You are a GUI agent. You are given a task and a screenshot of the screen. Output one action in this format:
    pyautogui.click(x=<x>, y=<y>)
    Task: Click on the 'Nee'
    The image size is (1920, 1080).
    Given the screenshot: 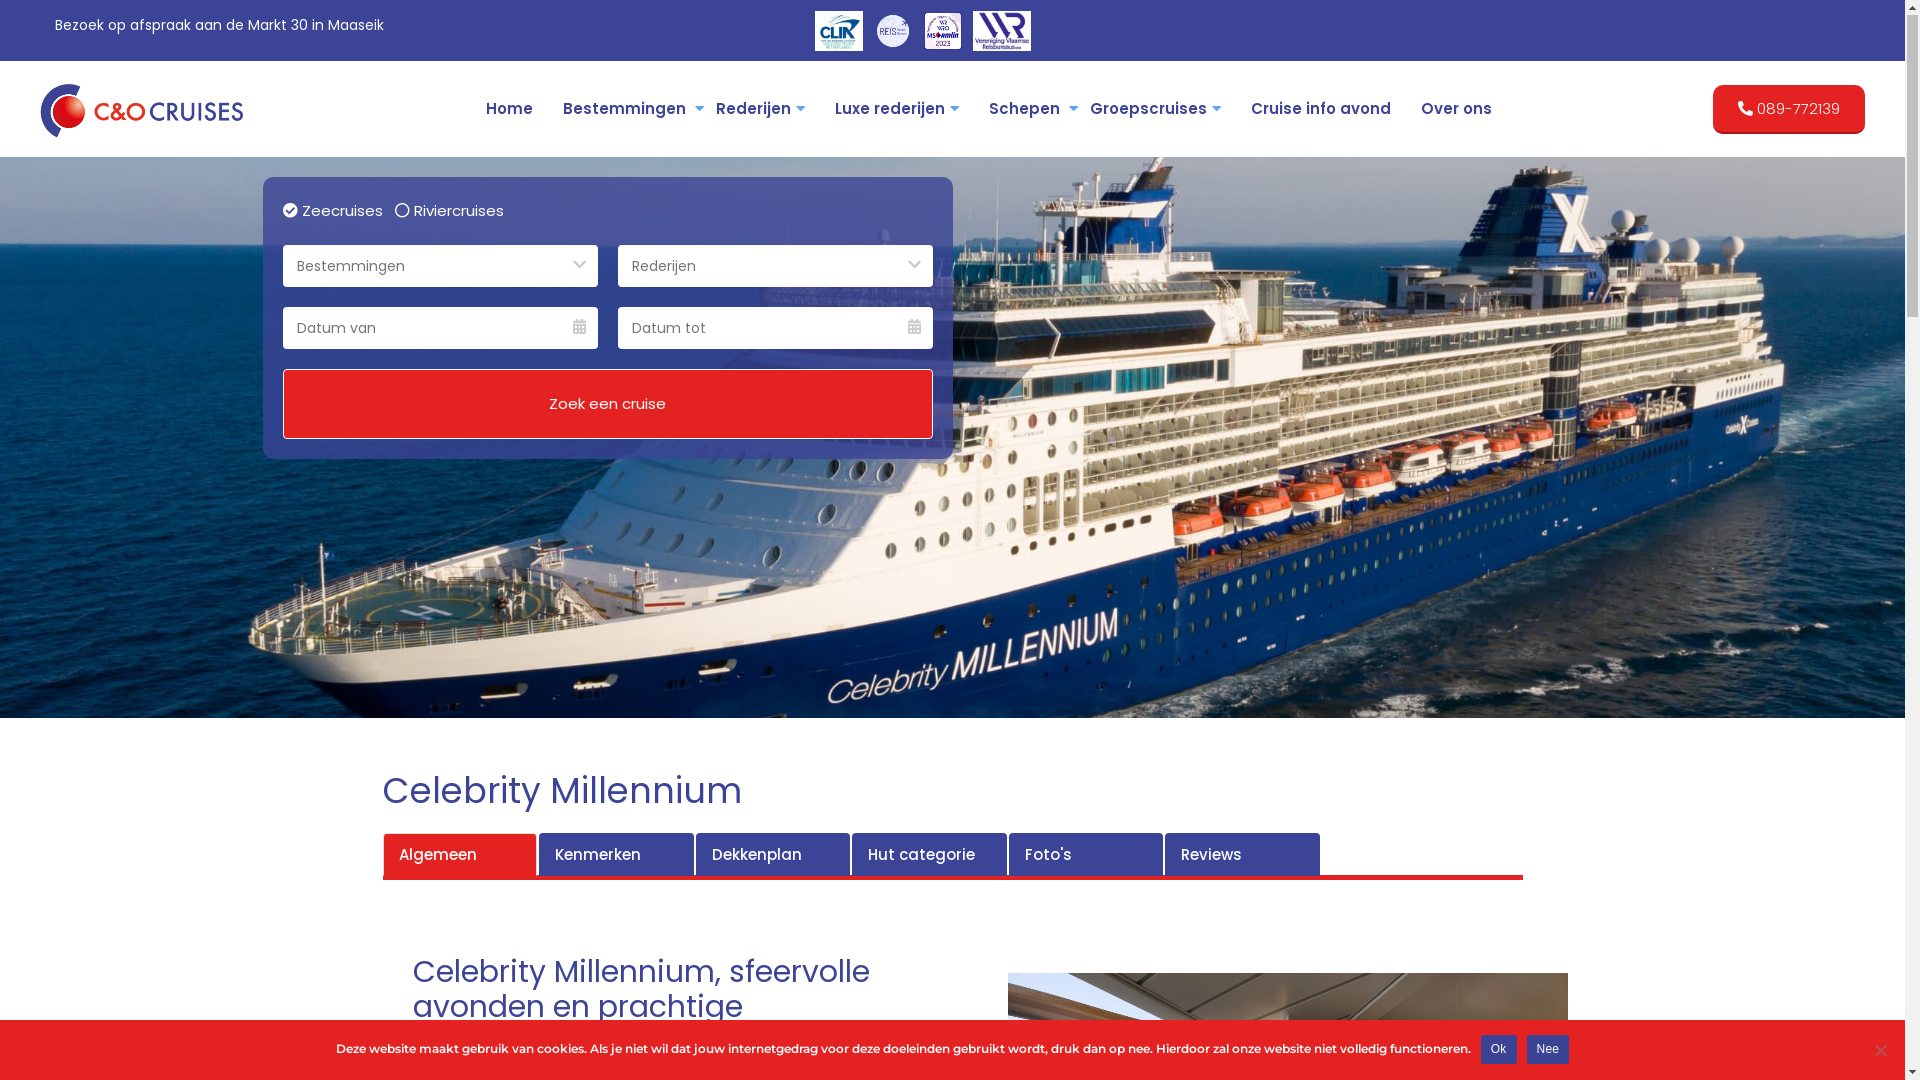 What is the action you would take?
    pyautogui.click(x=1547, y=1049)
    